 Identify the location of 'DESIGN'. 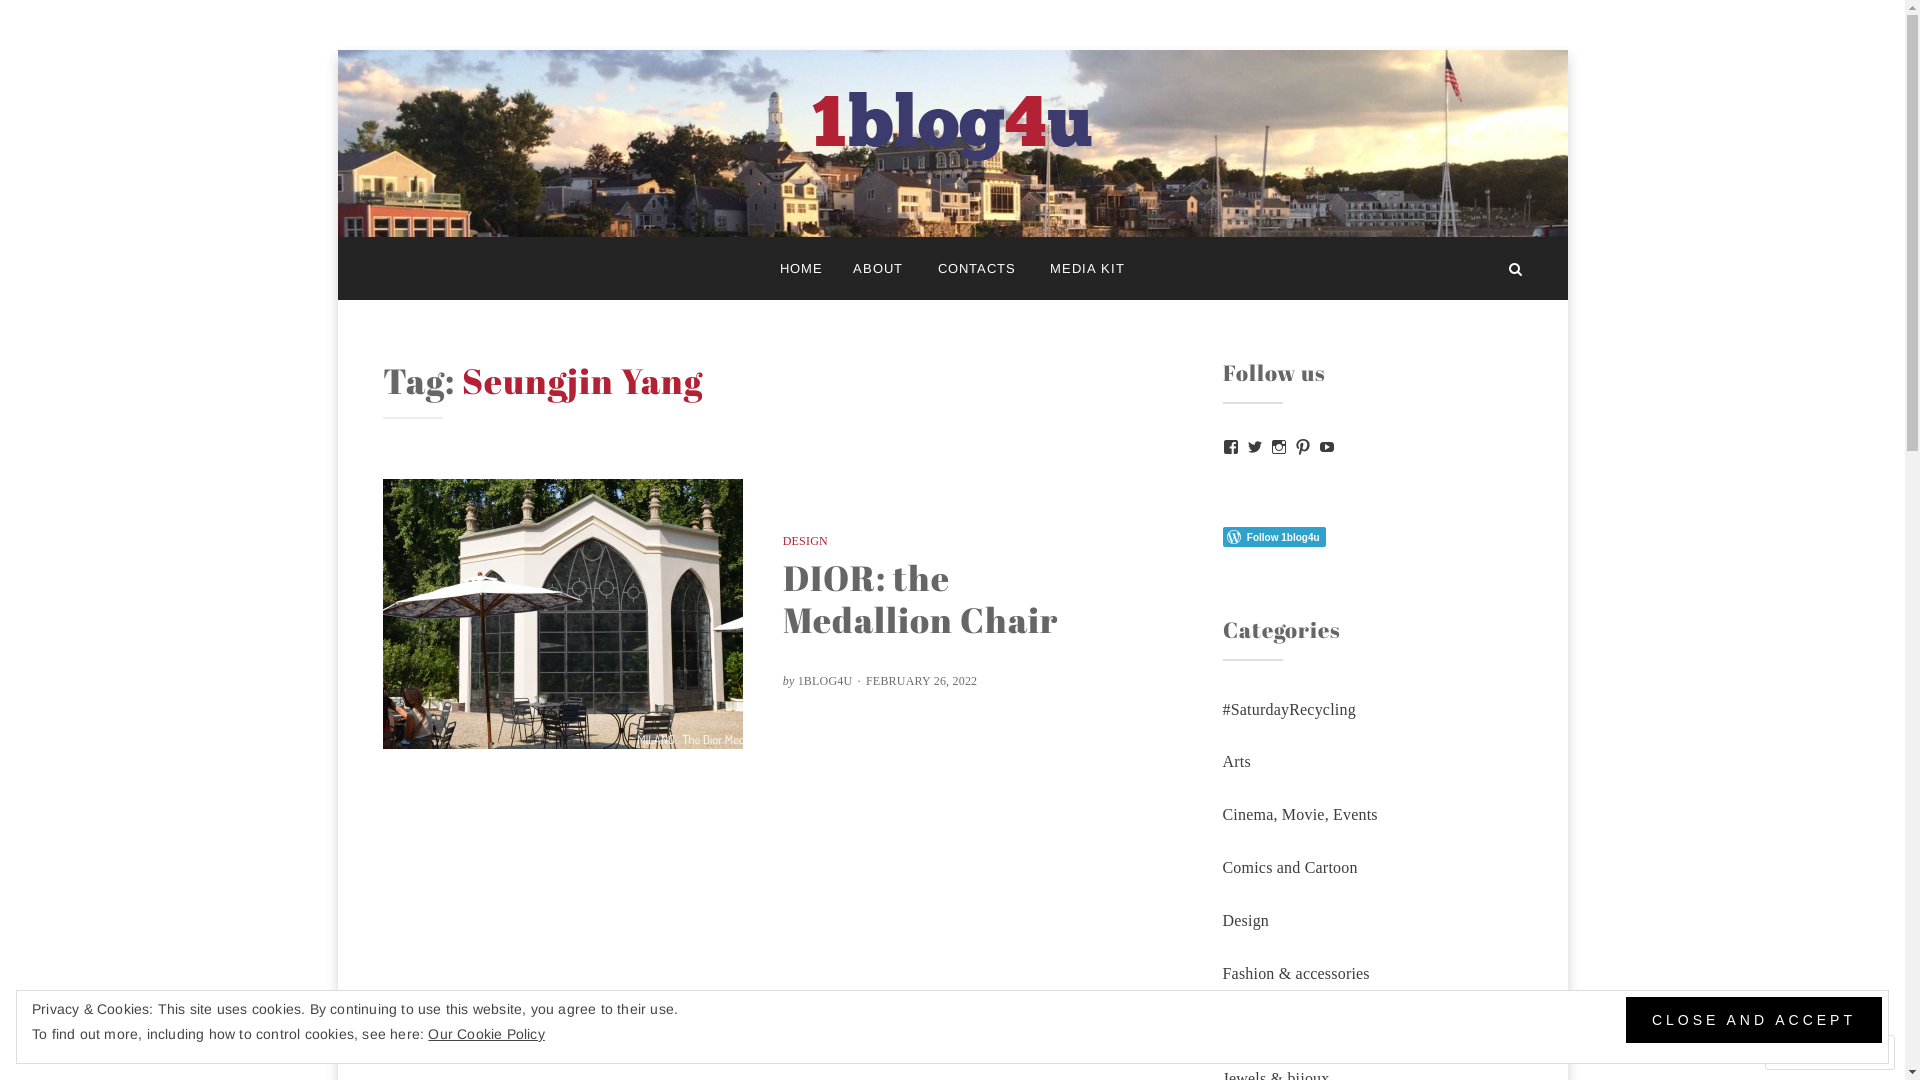
(781, 540).